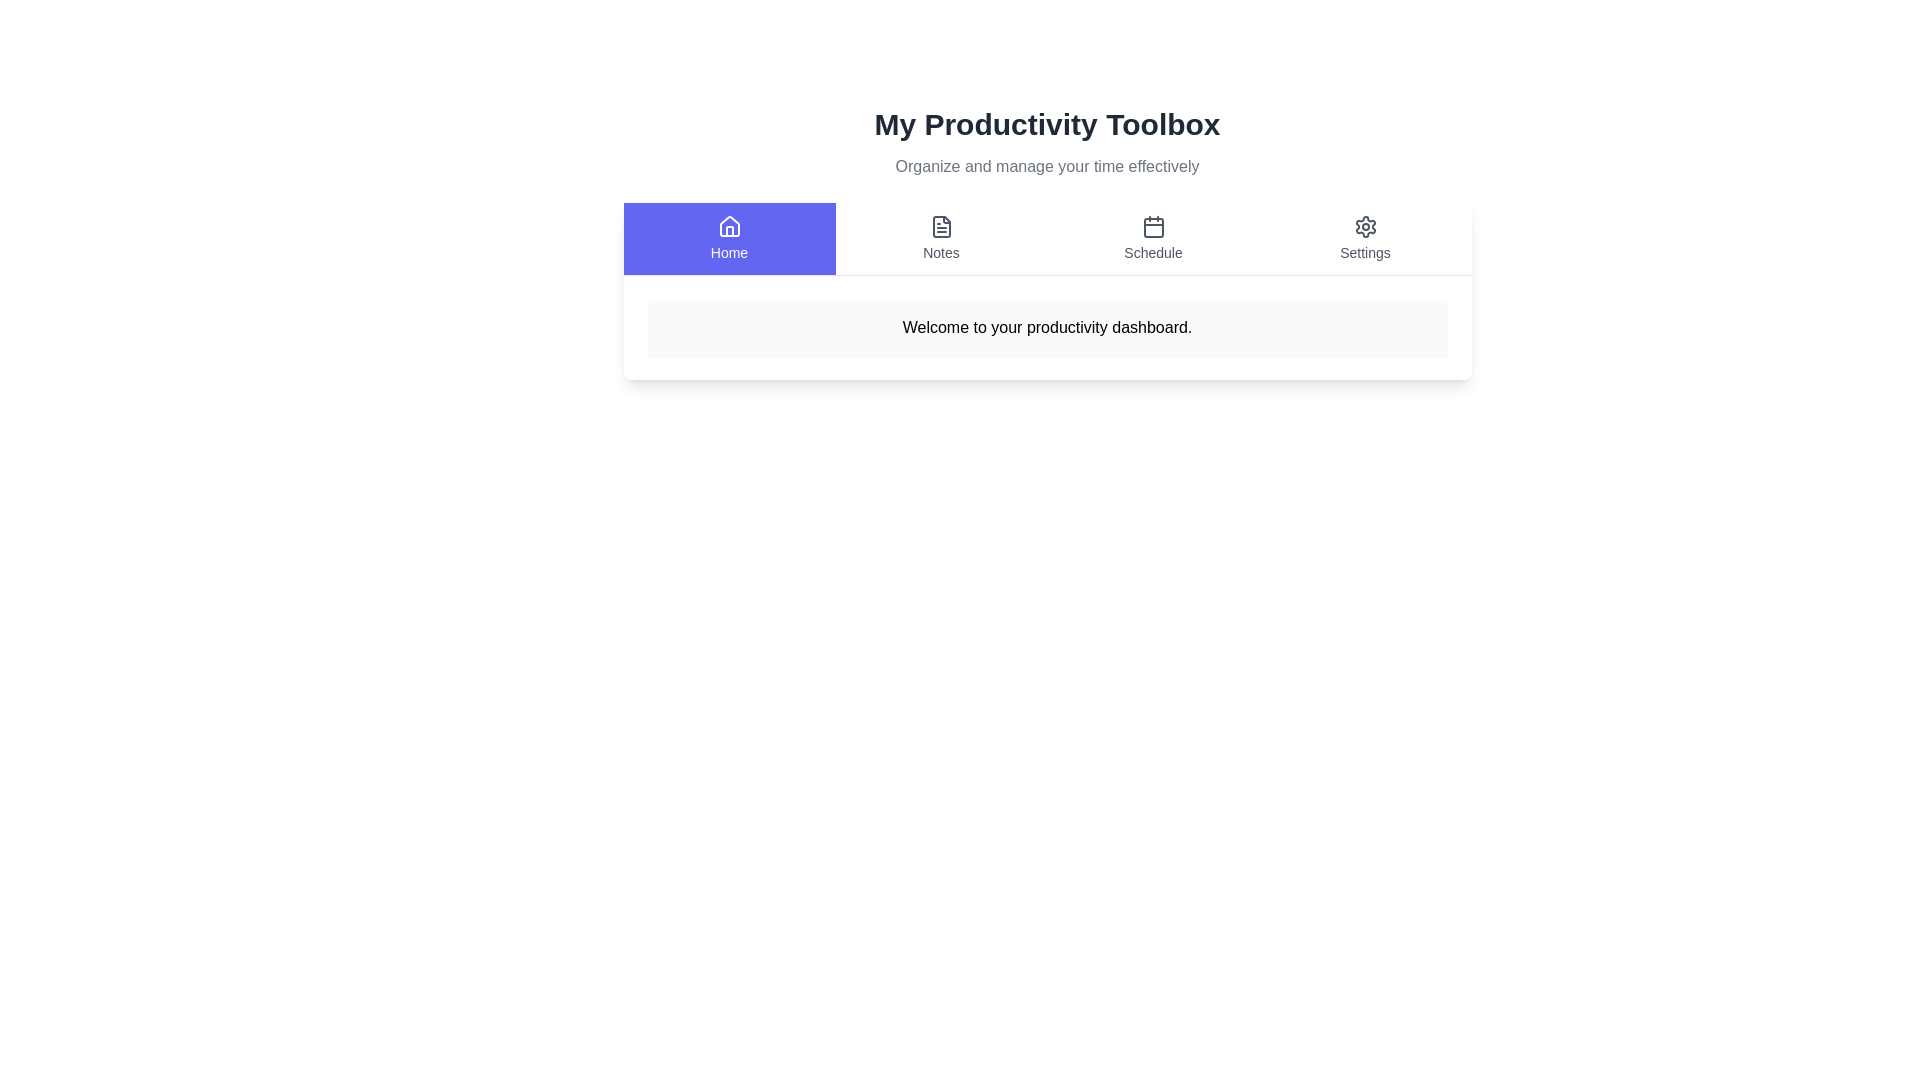 The height and width of the screenshot is (1080, 1920). Describe the element at coordinates (1046, 141) in the screenshot. I see `header text 'My Productivity Toolbox' and the subtitle 'Organize and manage your time effectively' in the text display element located at the top of the content page` at that location.